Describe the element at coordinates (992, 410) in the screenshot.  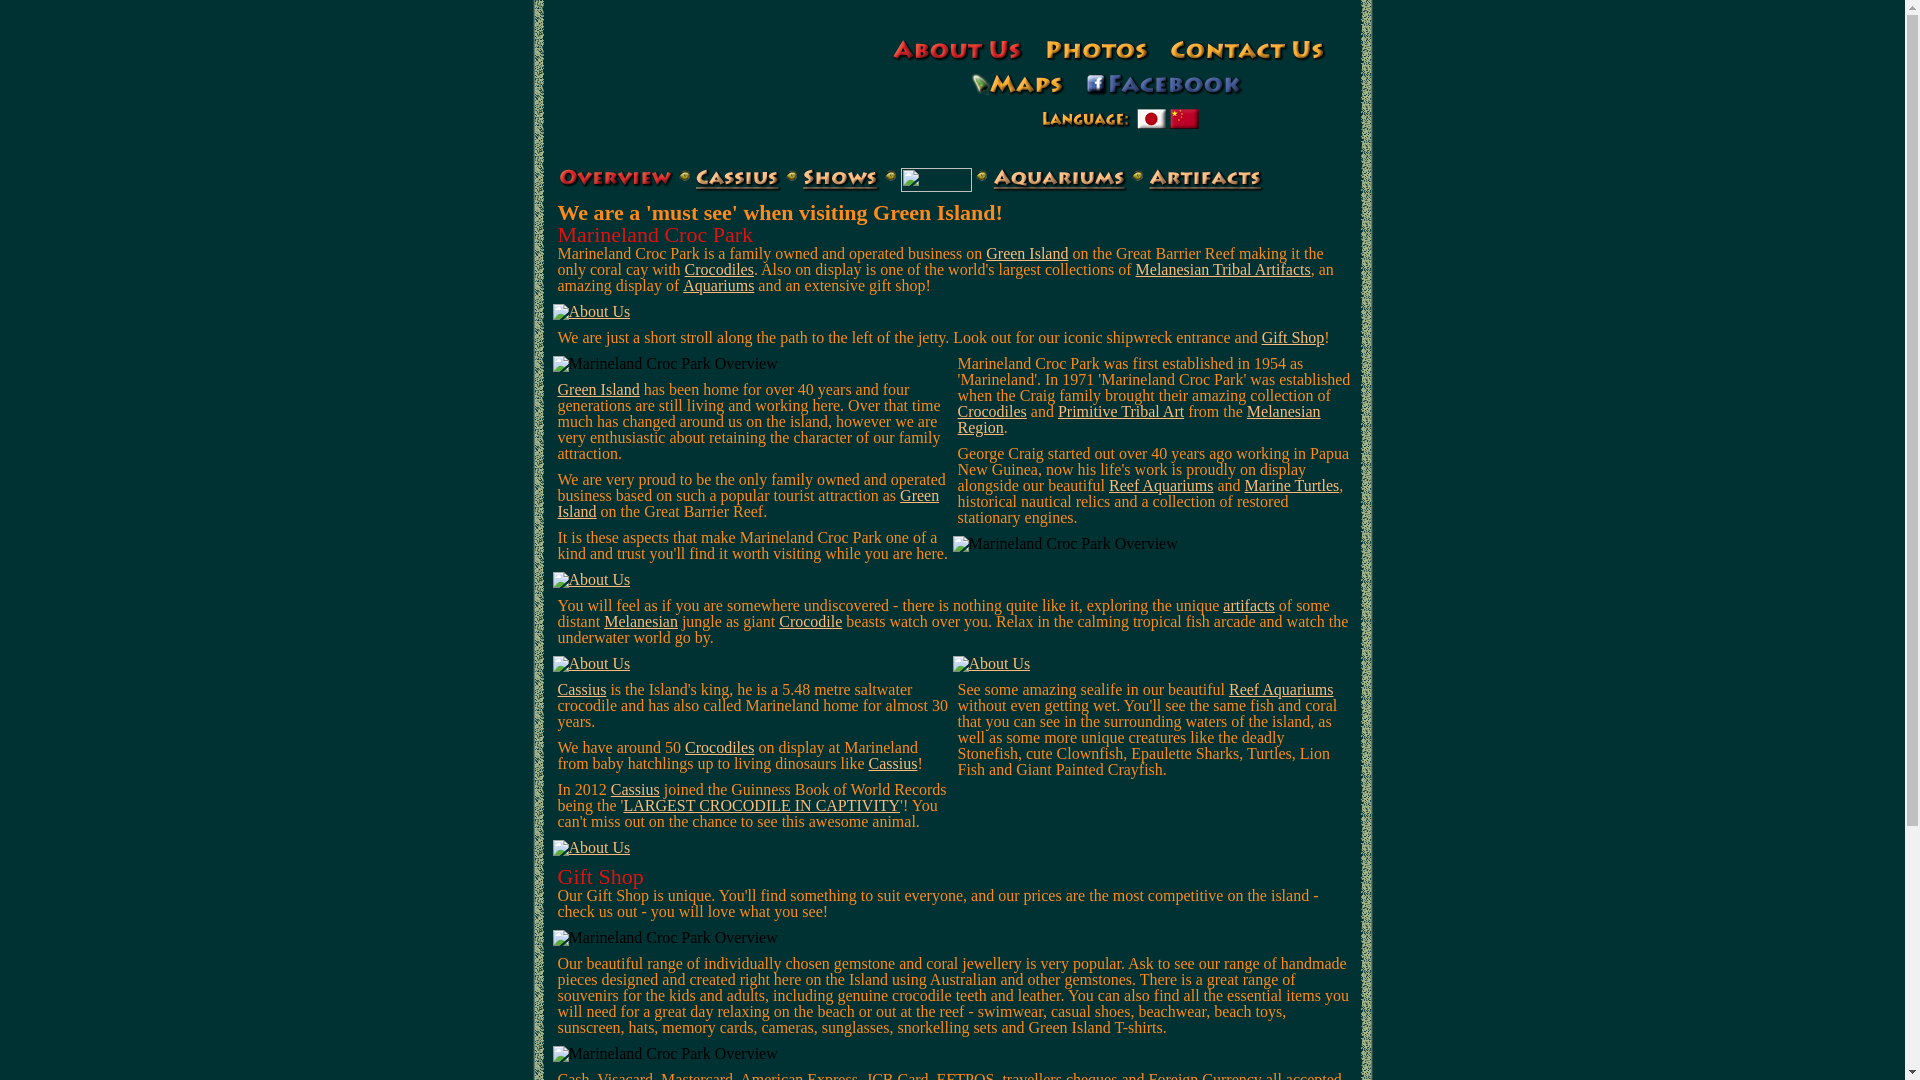
I see `'Crocodiles'` at that location.